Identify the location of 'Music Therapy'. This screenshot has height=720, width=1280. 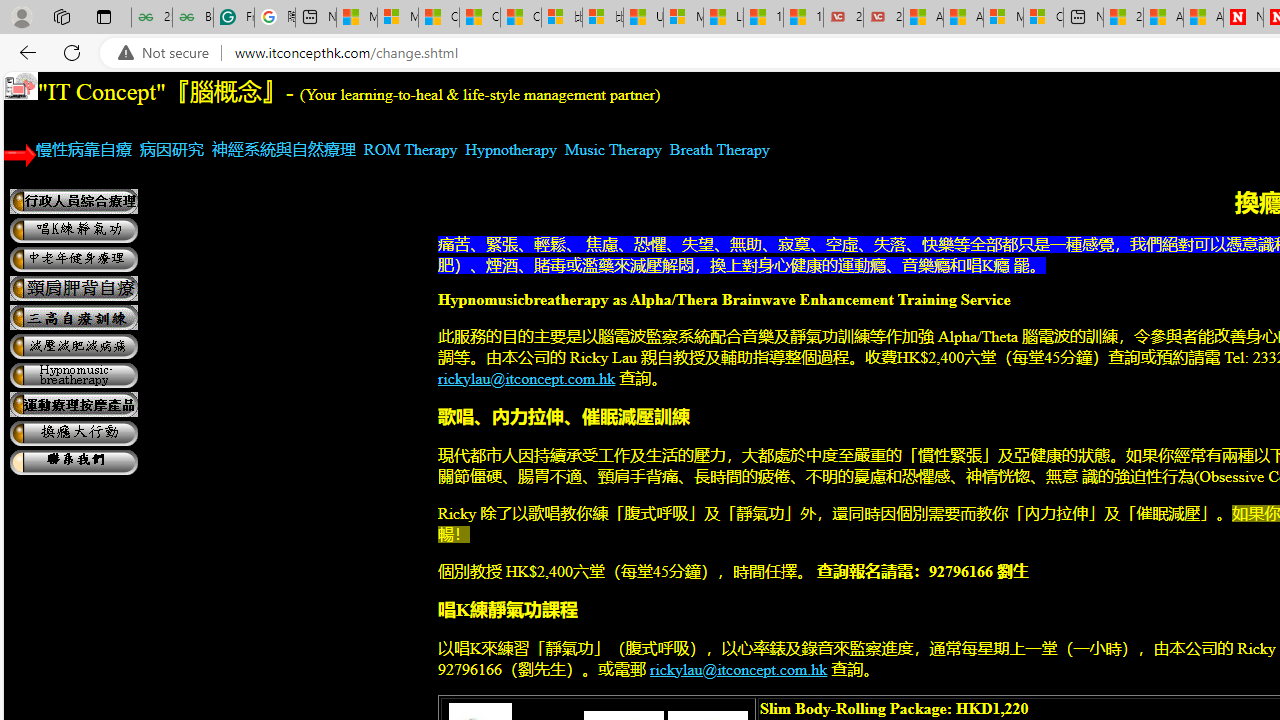
(612, 148).